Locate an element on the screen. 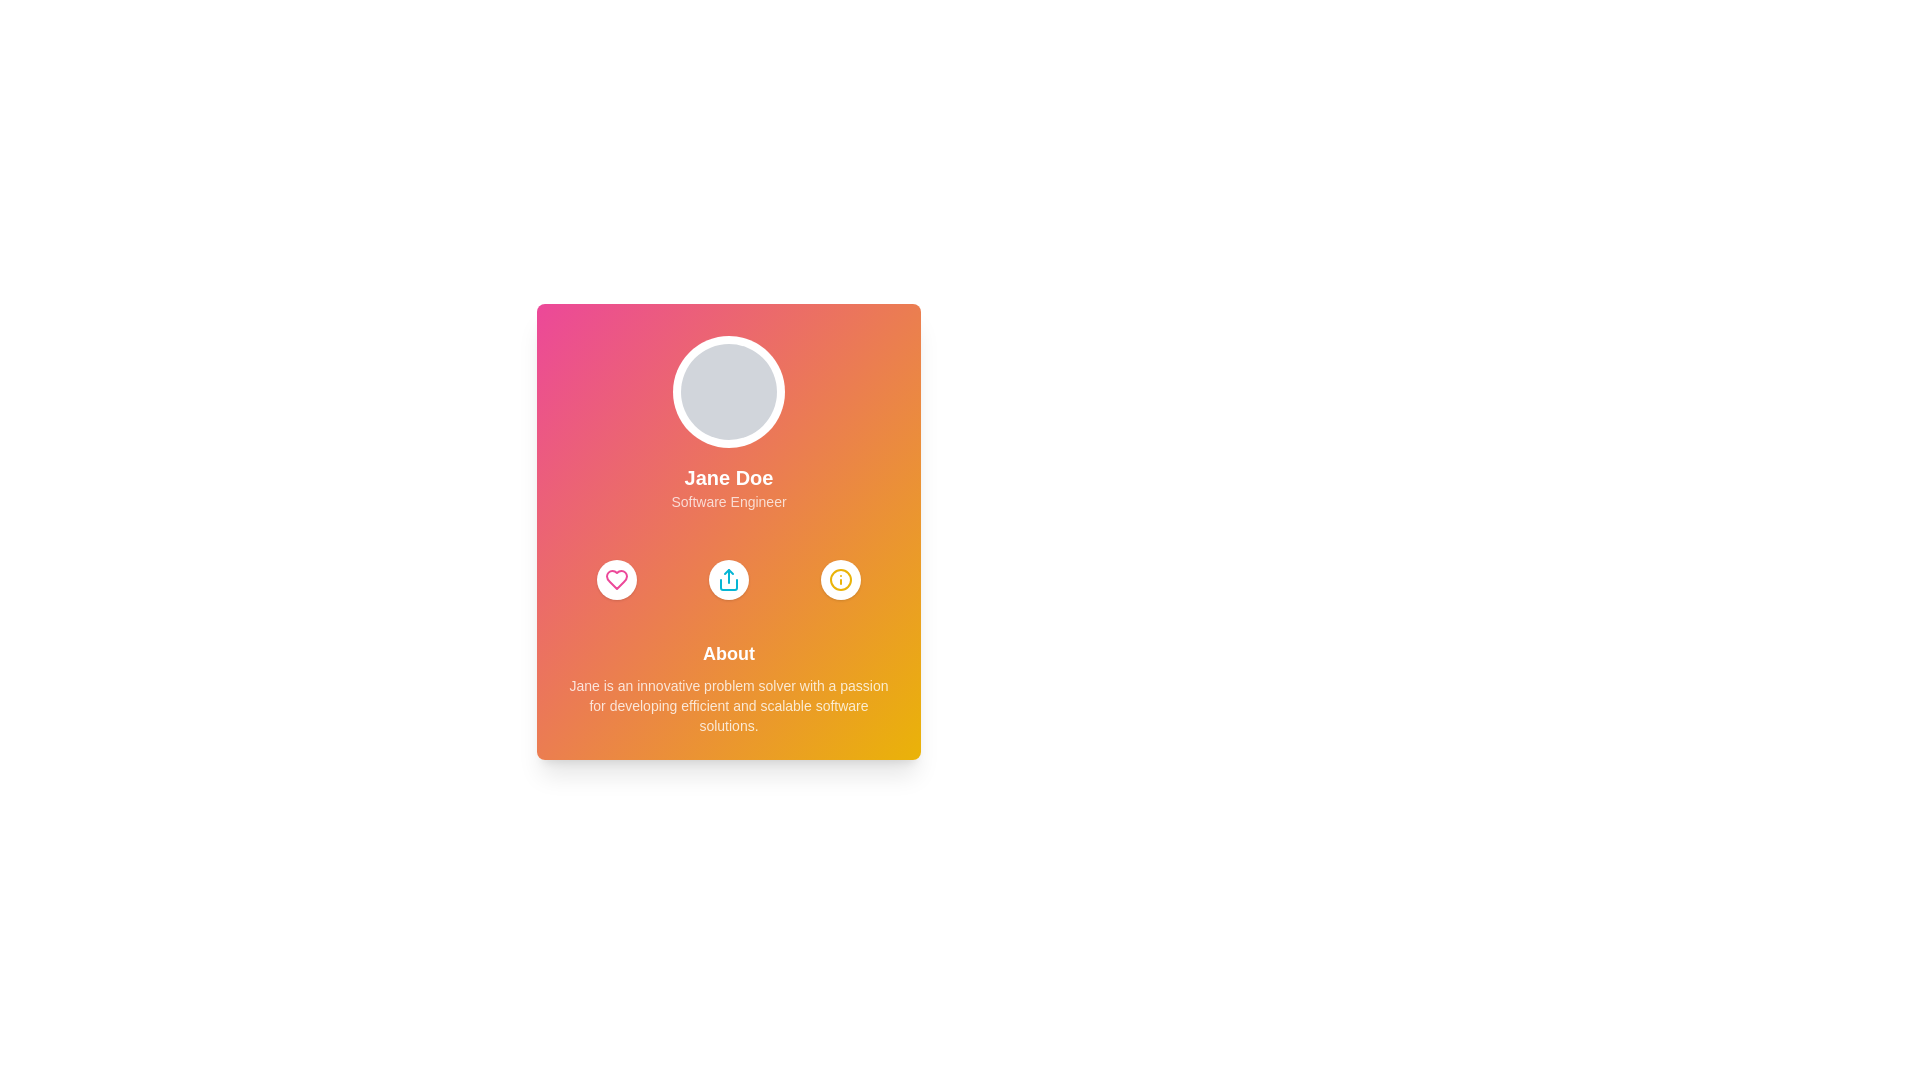 The image size is (1920, 1080). the 'like' icon located beneath the profile image, which is the first circular icon in the row of three icons is located at coordinates (616, 579).